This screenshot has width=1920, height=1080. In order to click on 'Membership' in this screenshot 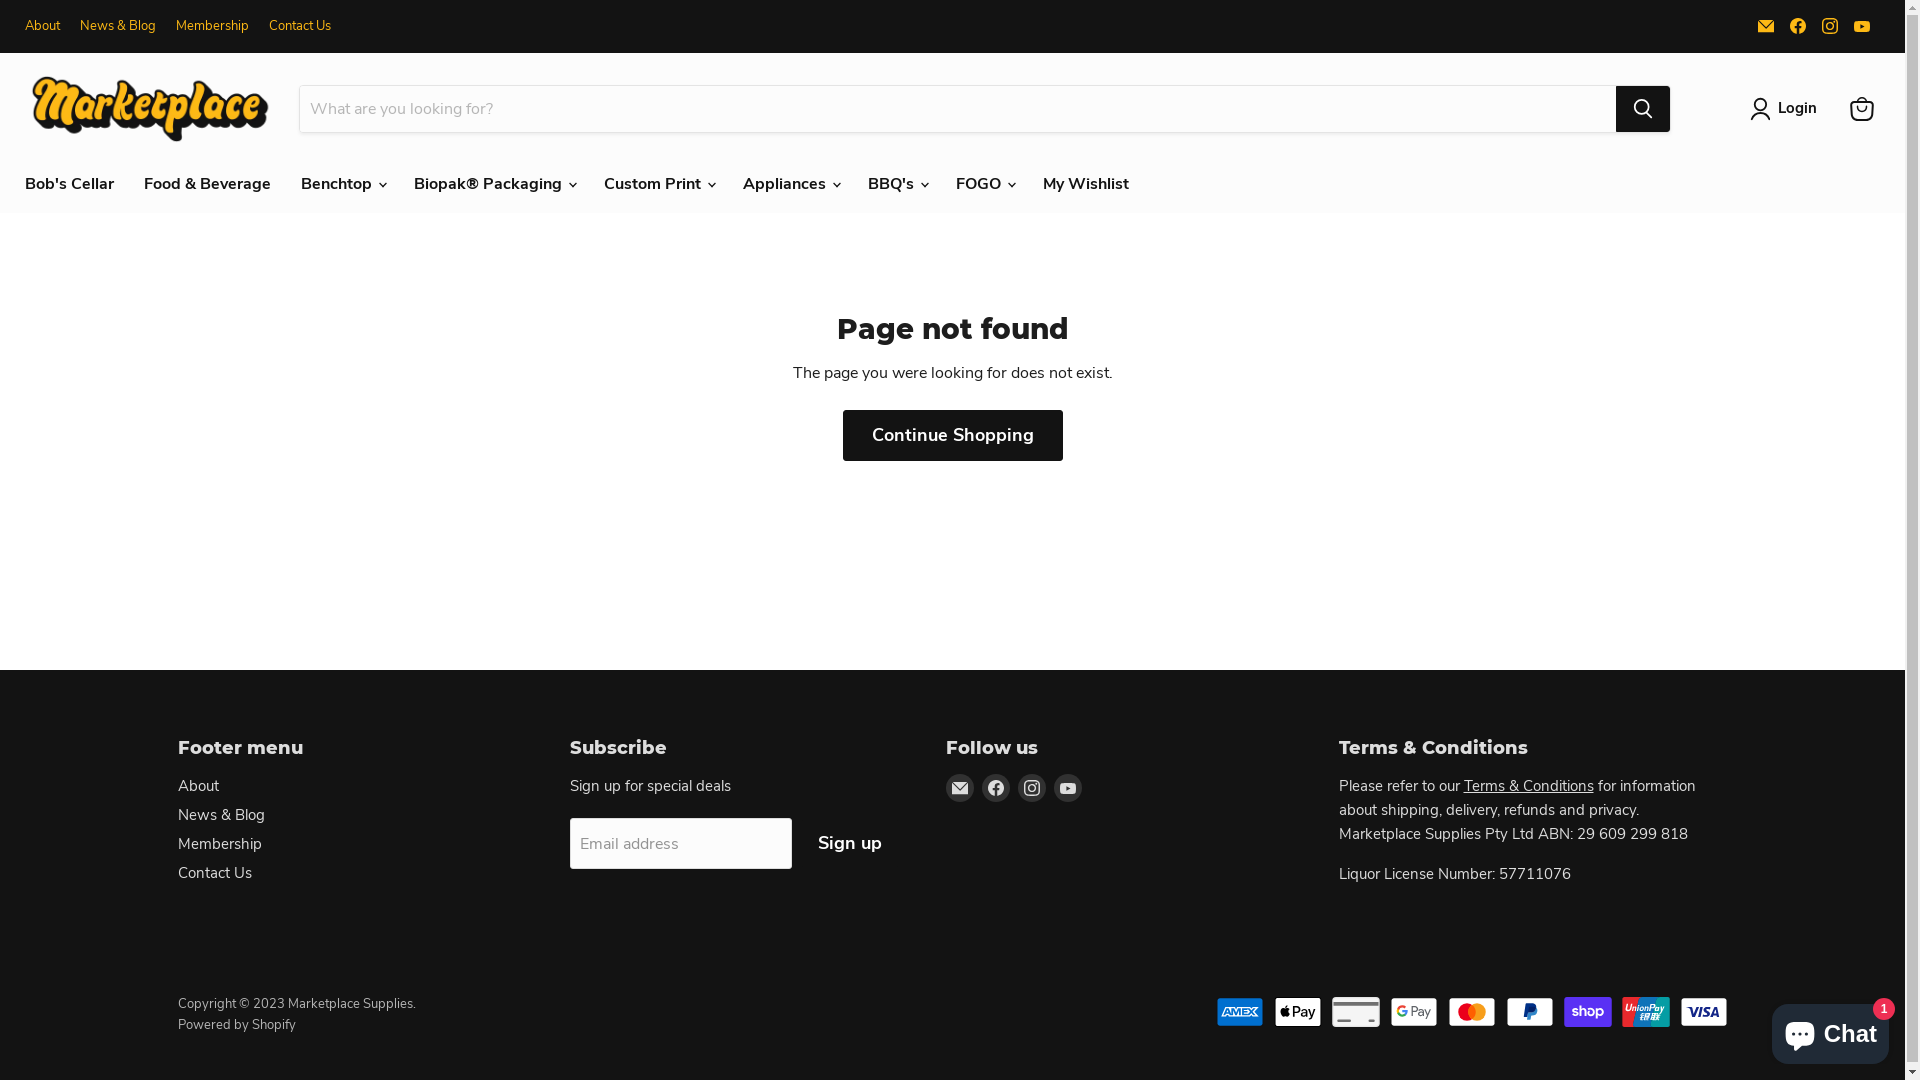, I will do `click(220, 844)`.